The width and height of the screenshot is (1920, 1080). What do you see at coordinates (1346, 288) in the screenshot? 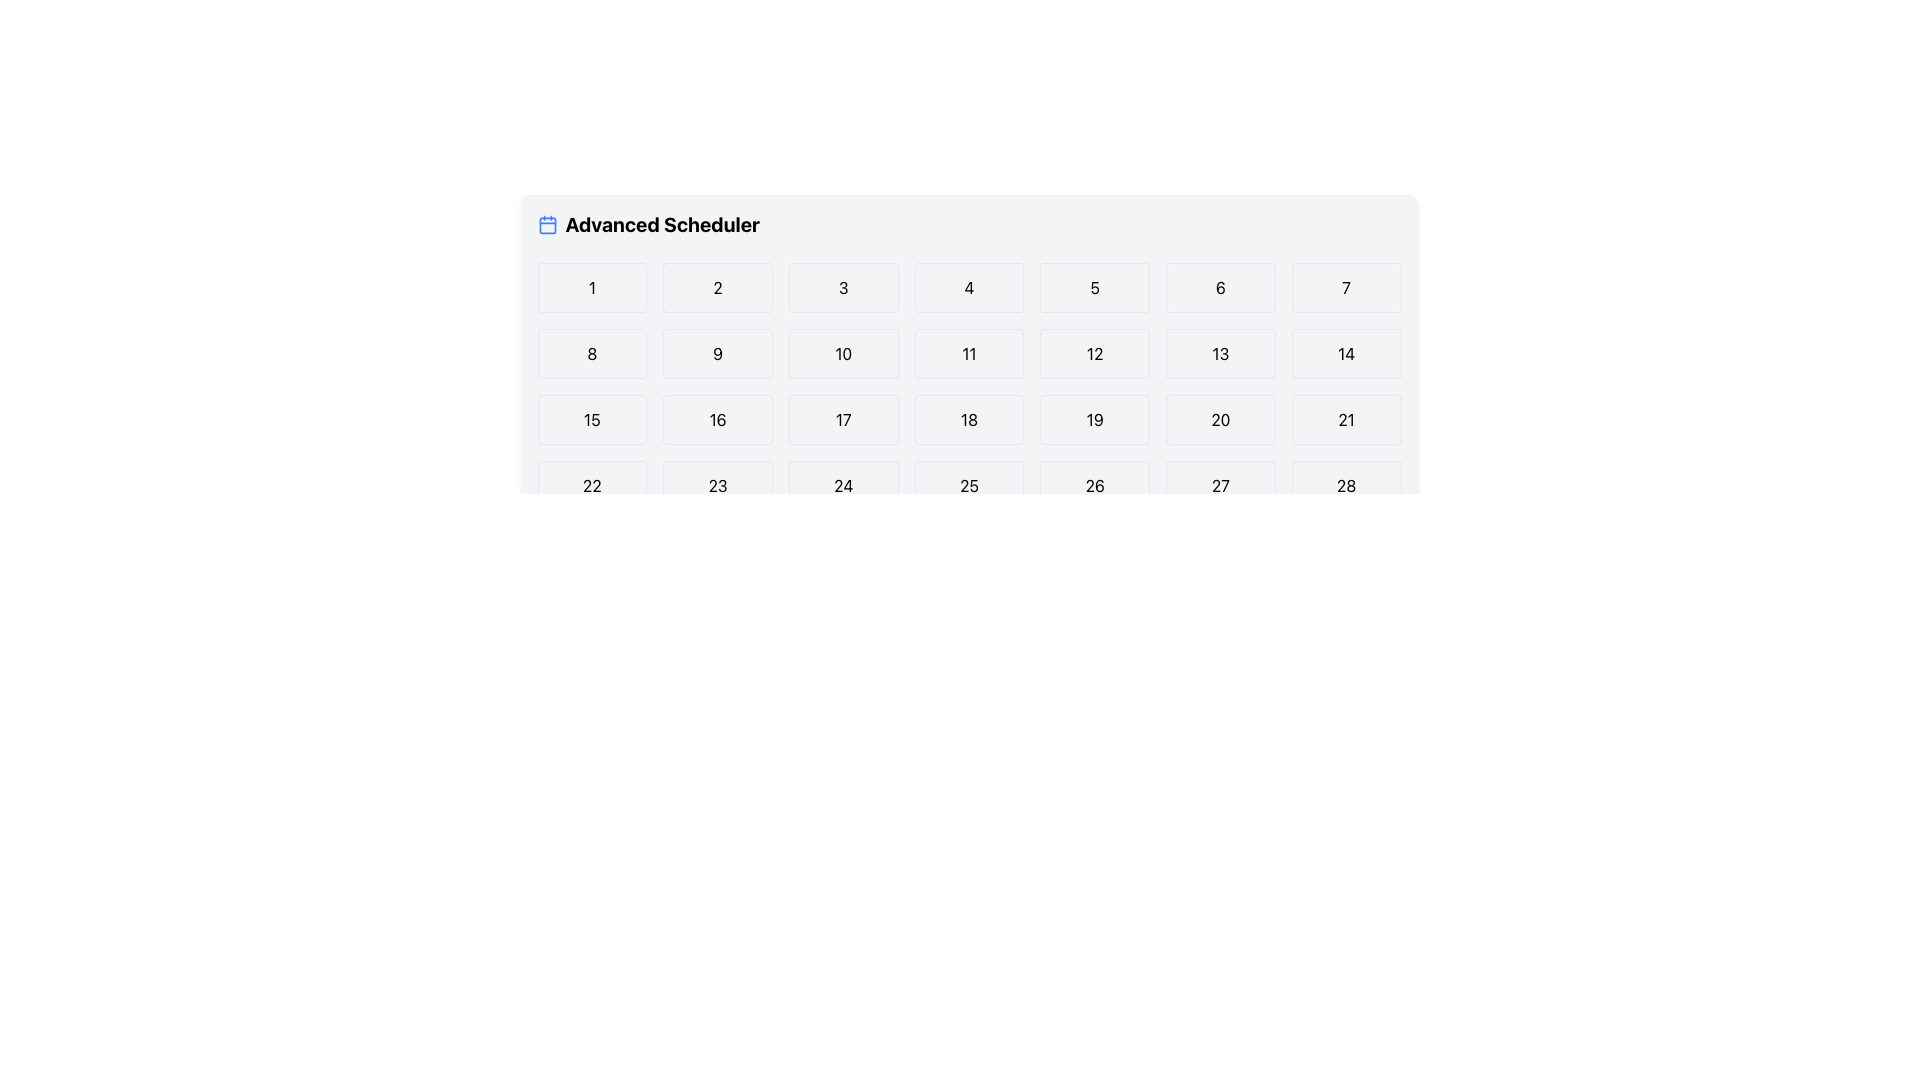
I see `the button displaying the number '7' with a light gray background and black text` at bounding box center [1346, 288].